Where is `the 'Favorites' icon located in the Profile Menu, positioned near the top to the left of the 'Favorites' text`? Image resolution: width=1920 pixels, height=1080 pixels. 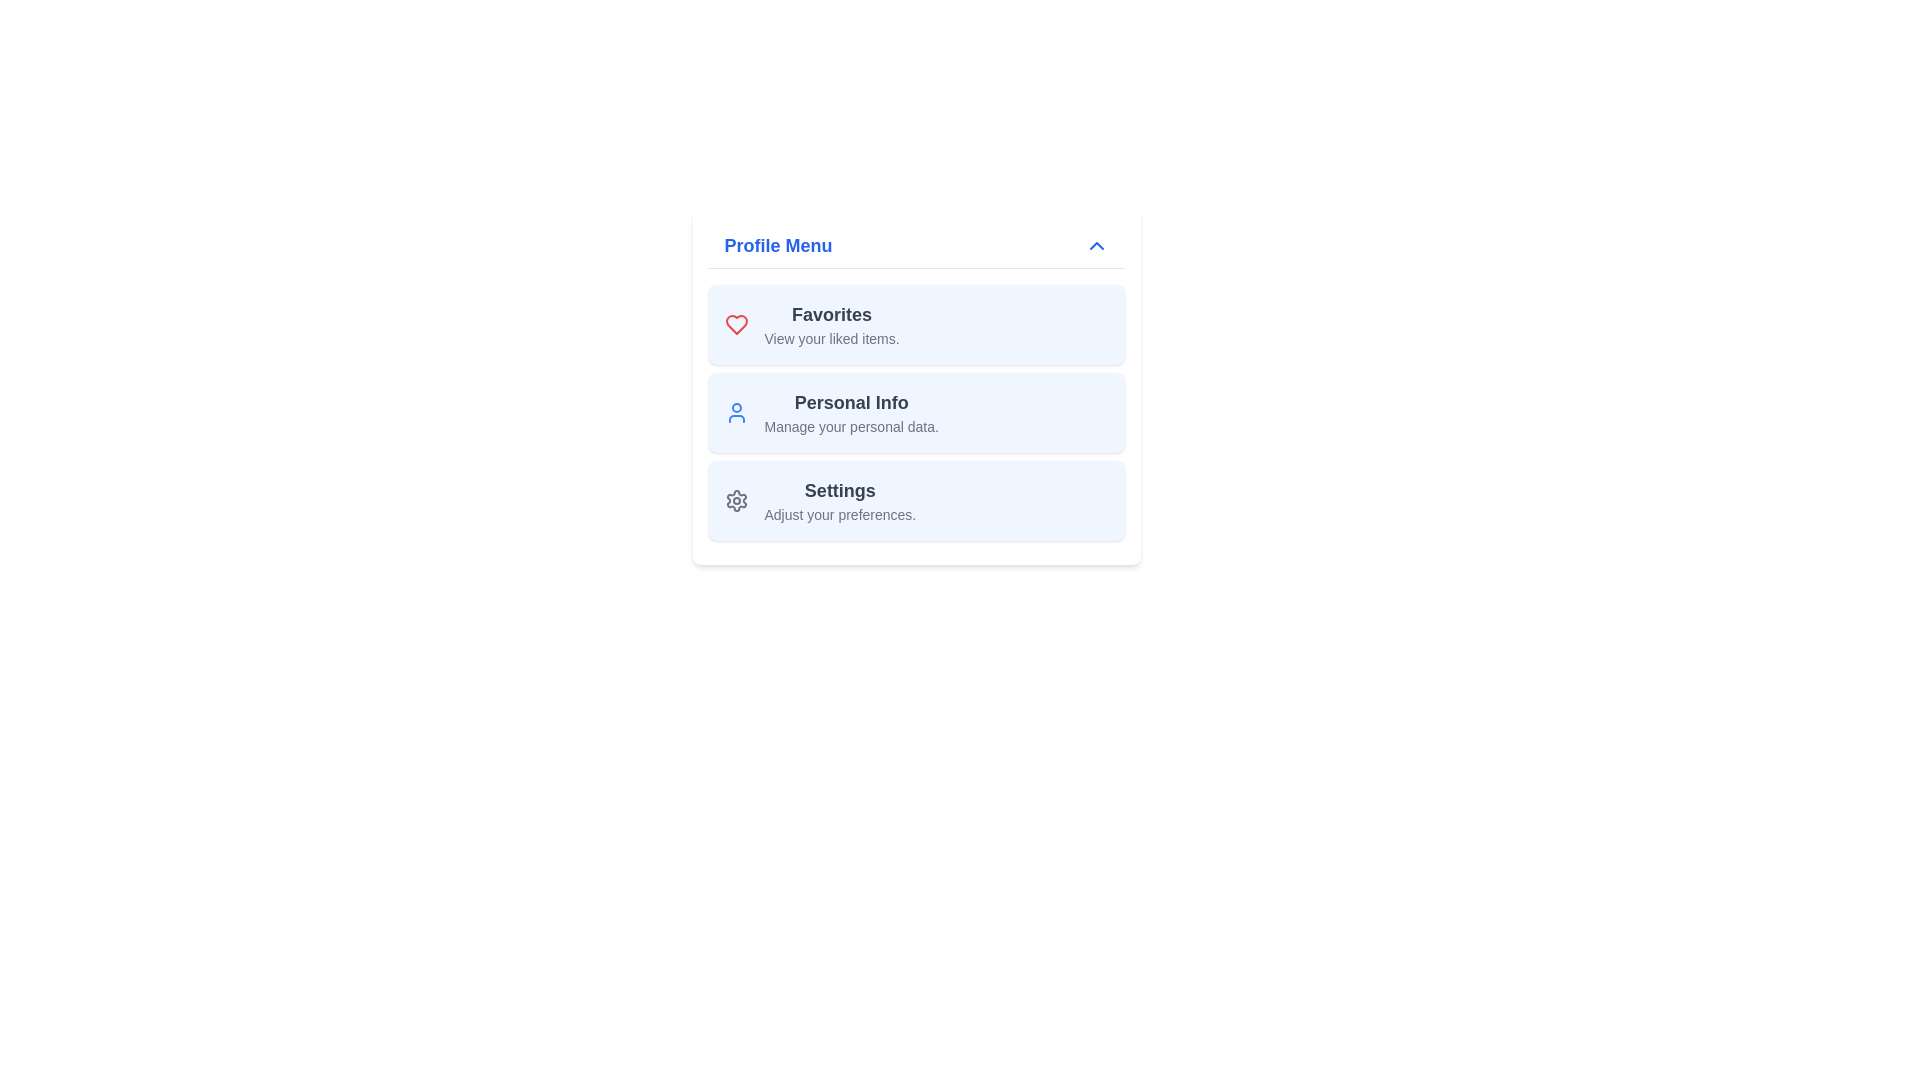 the 'Favorites' icon located in the Profile Menu, positioned near the top to the left of the 'Favorites' text is located at coordinates (735, 323).